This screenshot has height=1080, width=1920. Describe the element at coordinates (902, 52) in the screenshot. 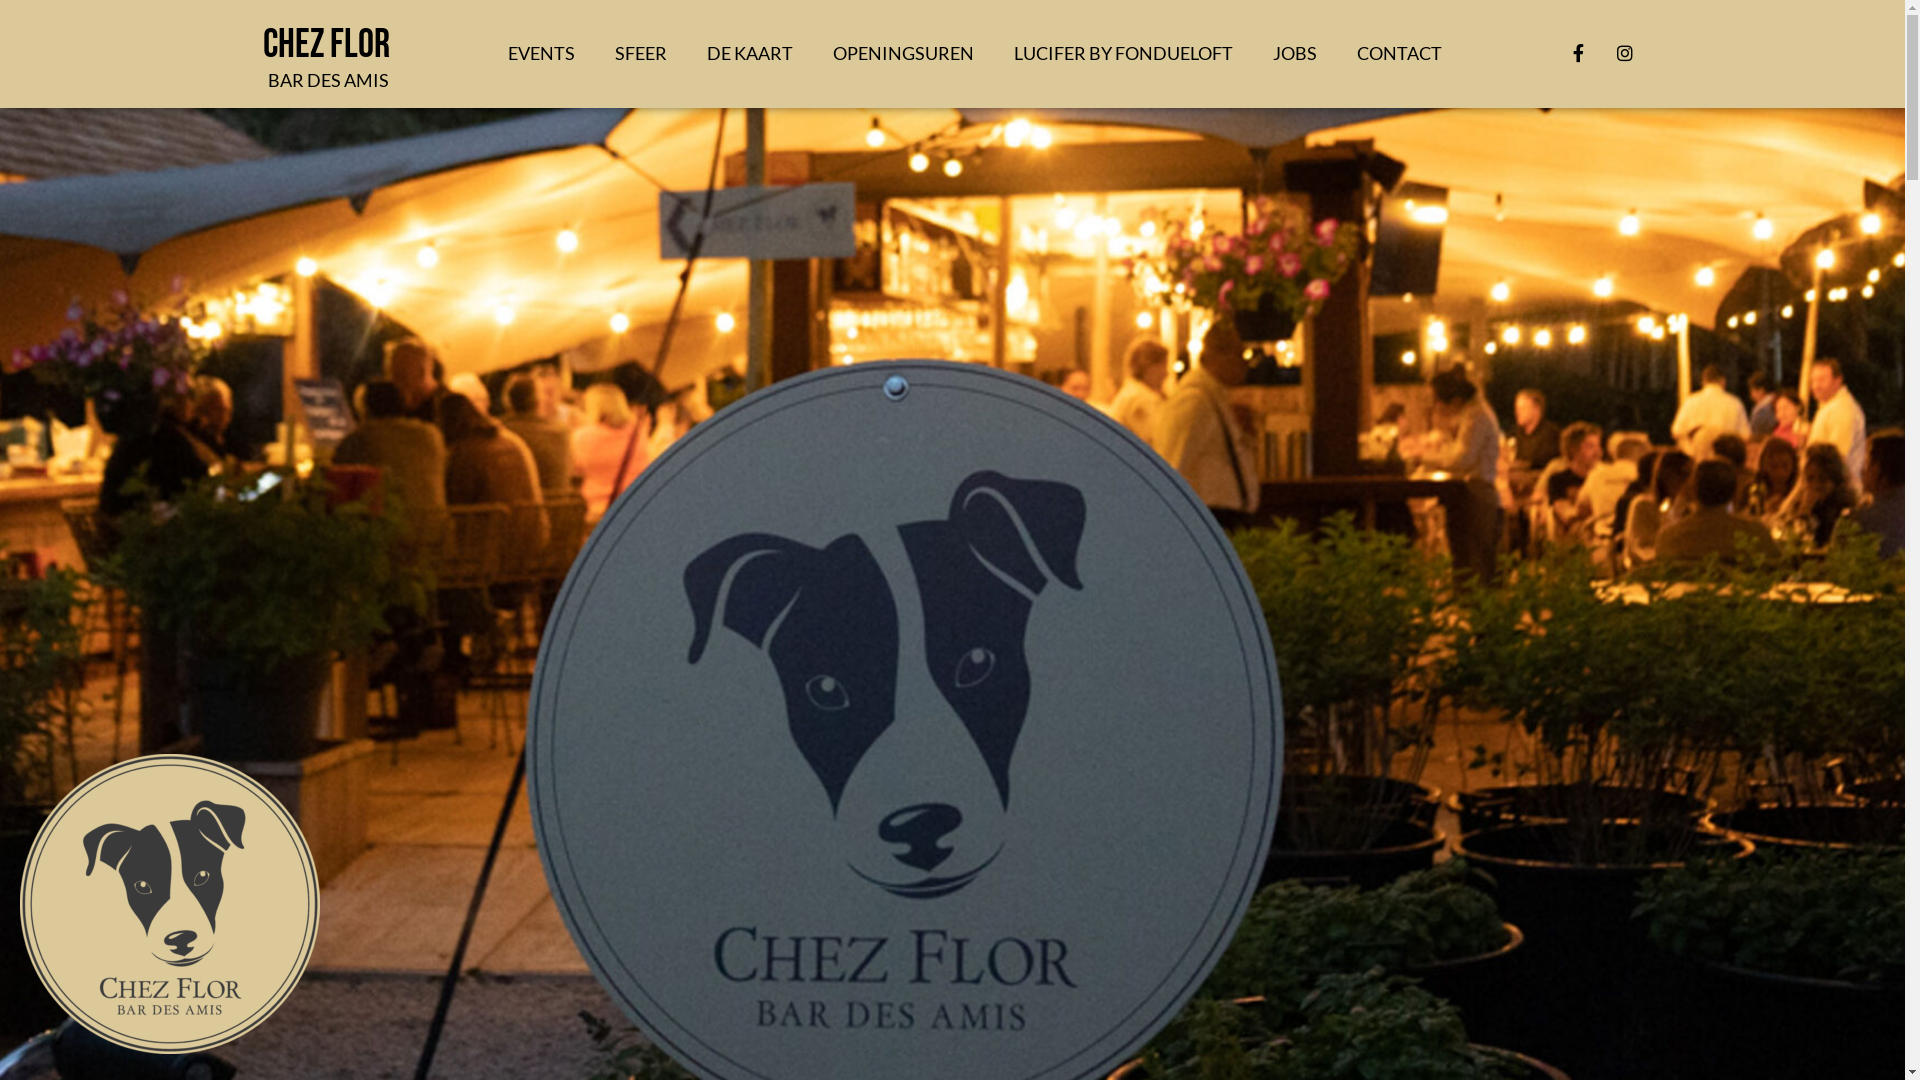

I see `'OPENINGSUREN'` at that location.